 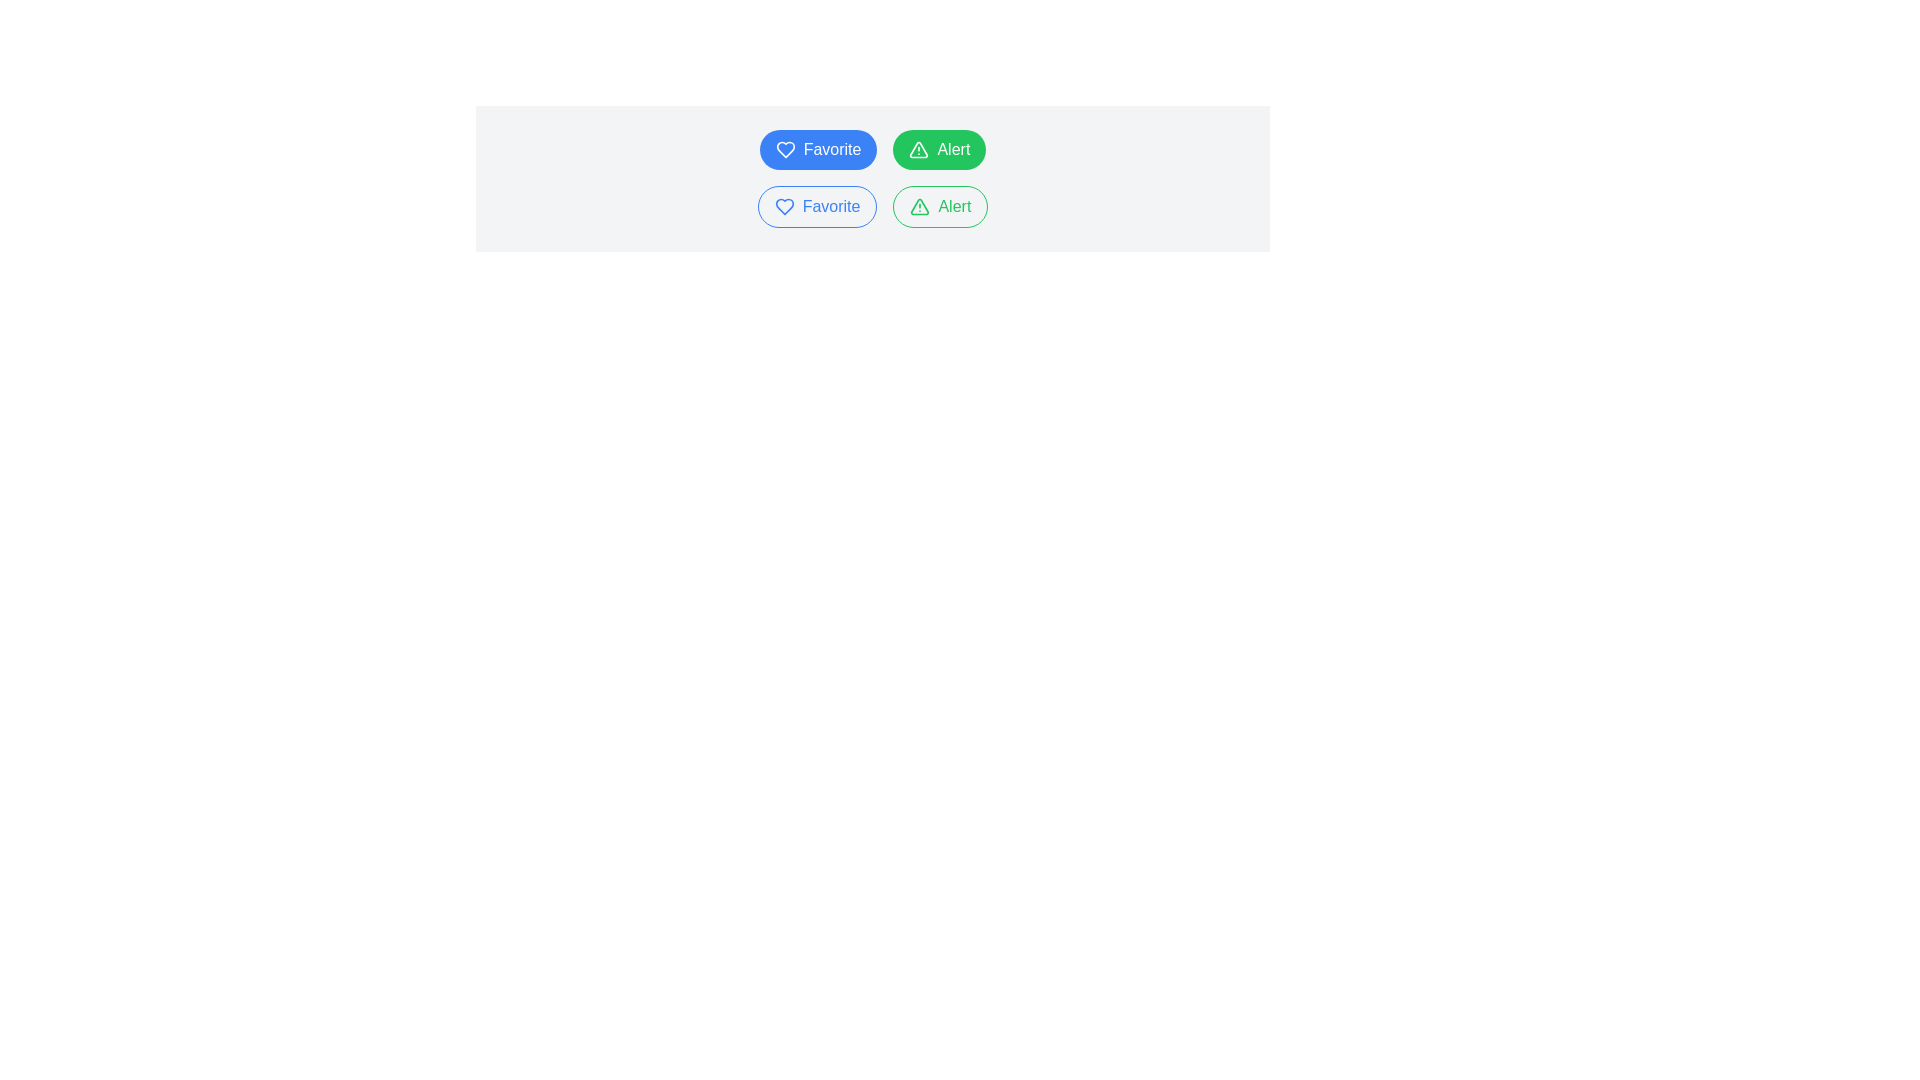 What do you see at coordinates (784, 149) in the screenshot?
I see `the heart icon within the 'Favorite' button located at the top left corner of the interface` at bounding box center [784, 149].